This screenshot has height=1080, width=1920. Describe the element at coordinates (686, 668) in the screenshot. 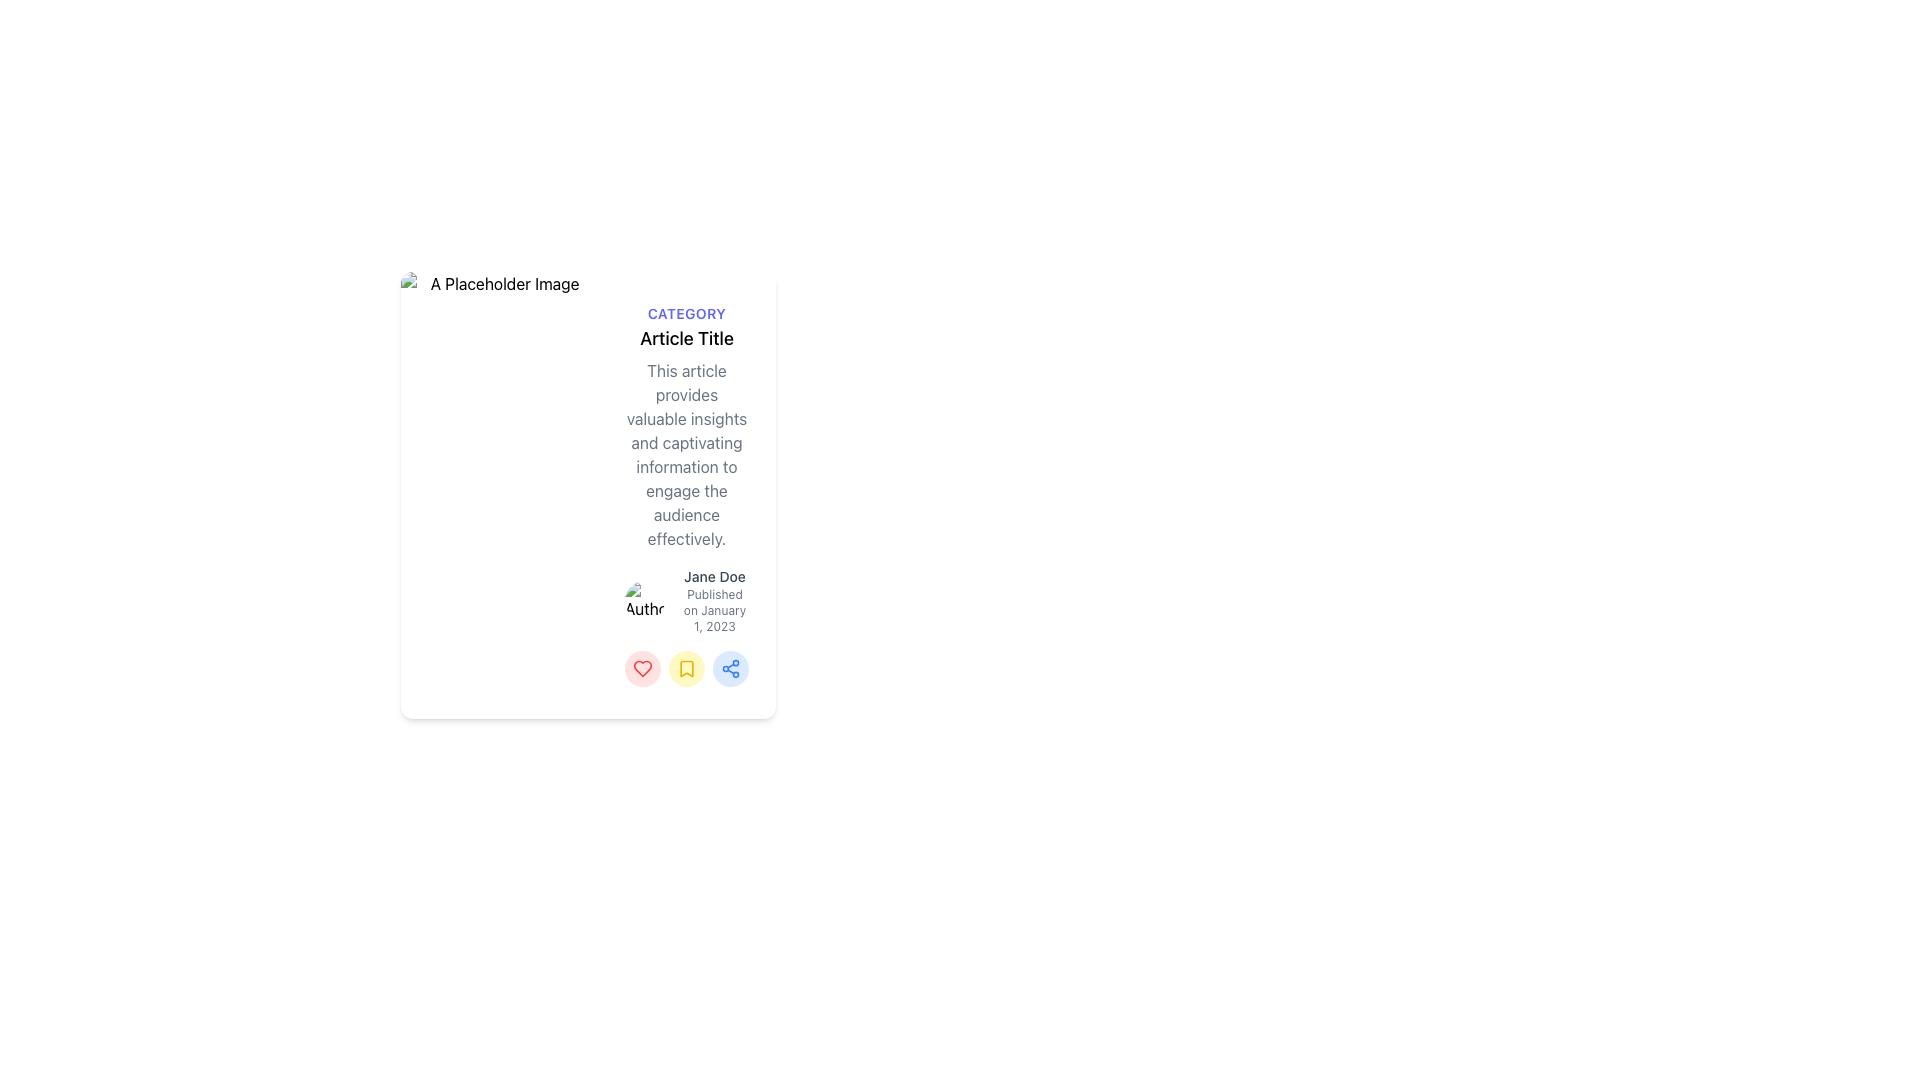

I see `the bookmark icon, which is the middle icon in a row of three icons at the bottom of a card layout` at that location.